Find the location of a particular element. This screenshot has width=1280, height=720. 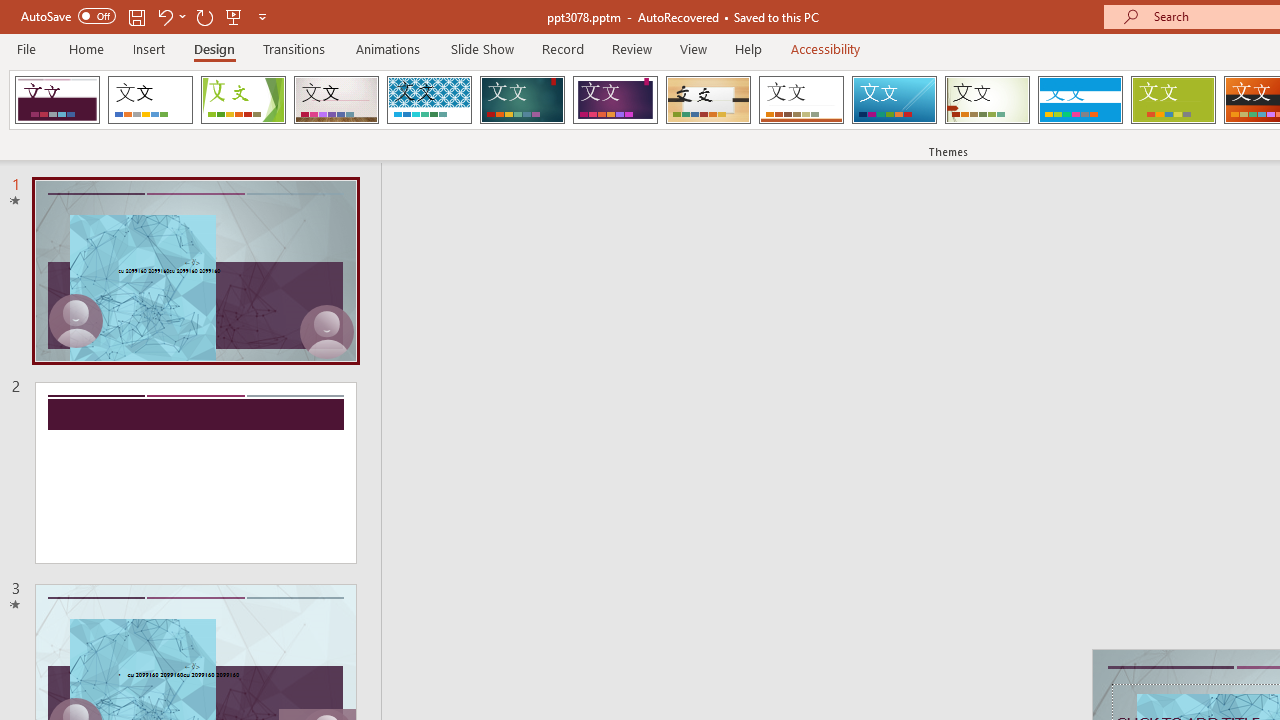

'Save' is located at coordinates (135, 16).